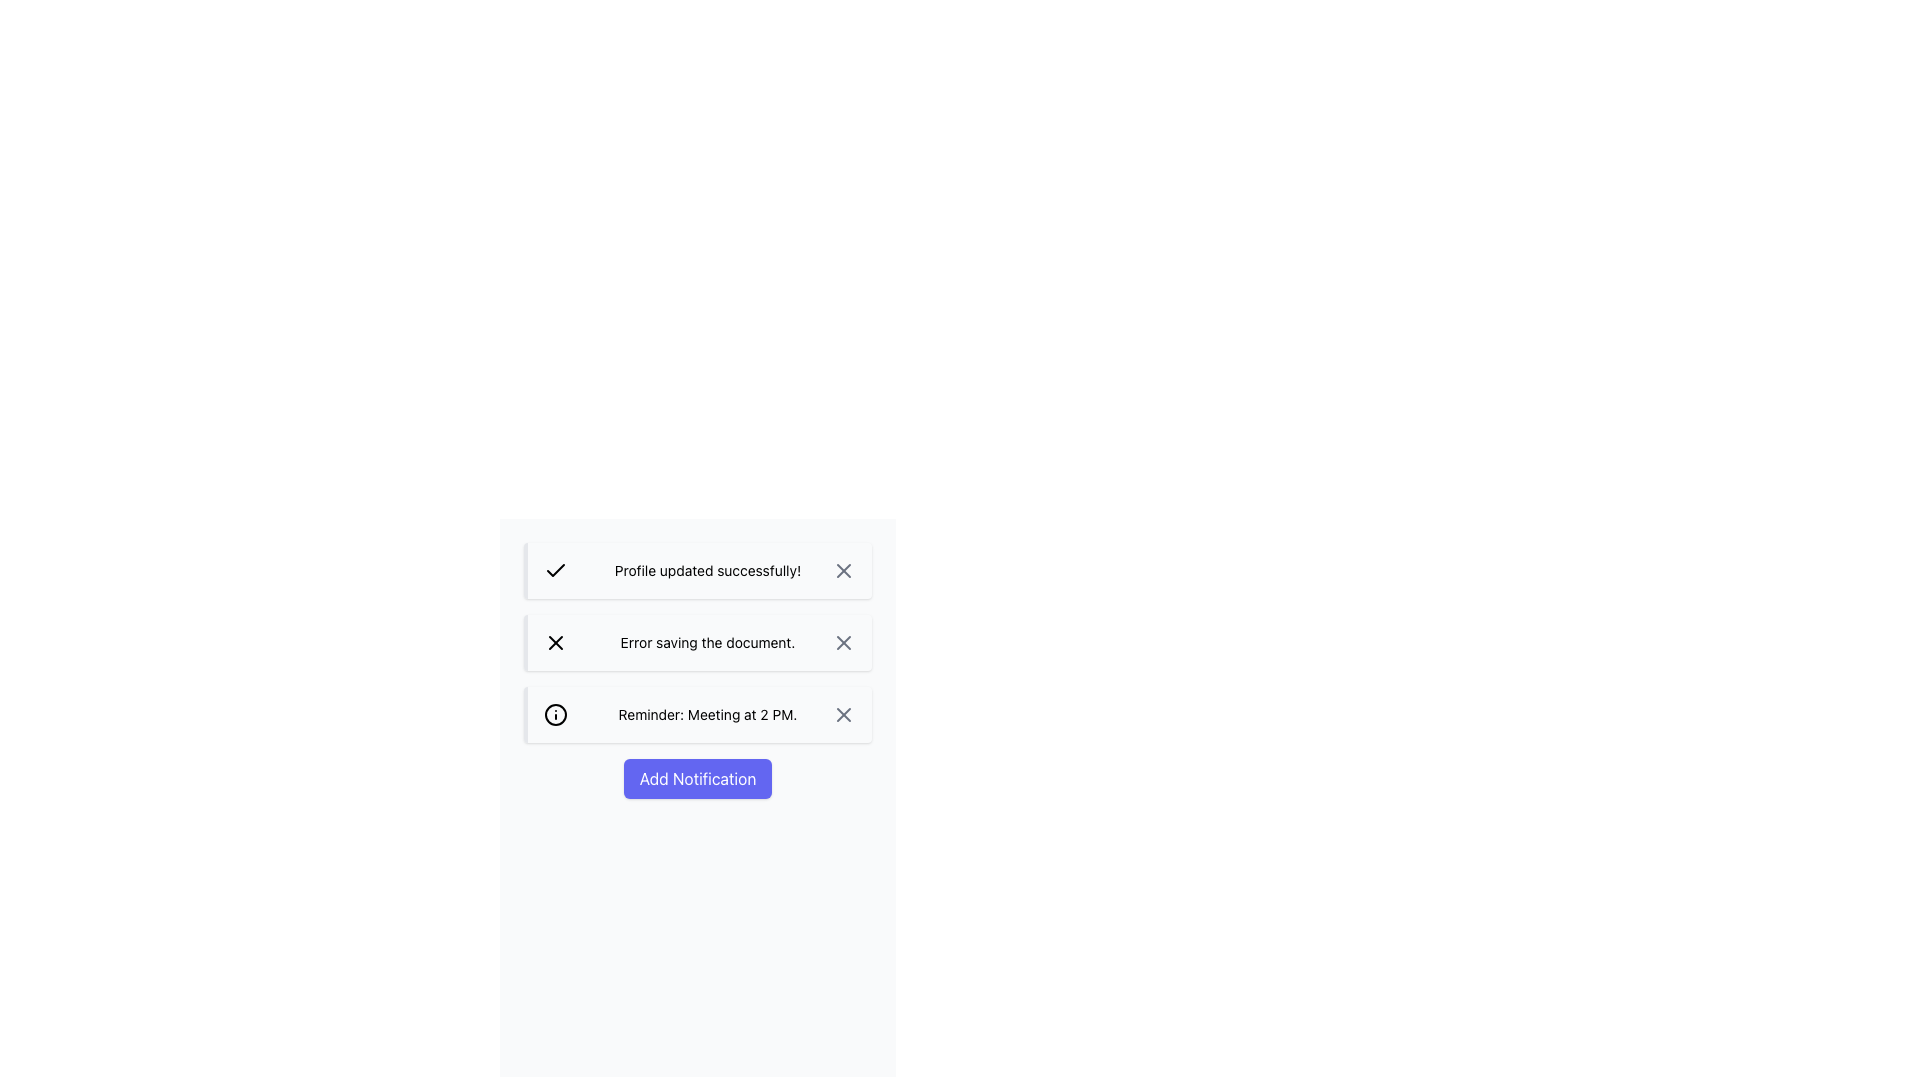 Image resolution: width=1920 pixels, height=1080 pixels. What do you see at coordinates (556, 713) in the screenshot?
I see `the Circle SVG element that represents the reminder notification for 'Meeting at 2 PM', located in the leftmost position of the third notification box` at bounding box center [556, 713].